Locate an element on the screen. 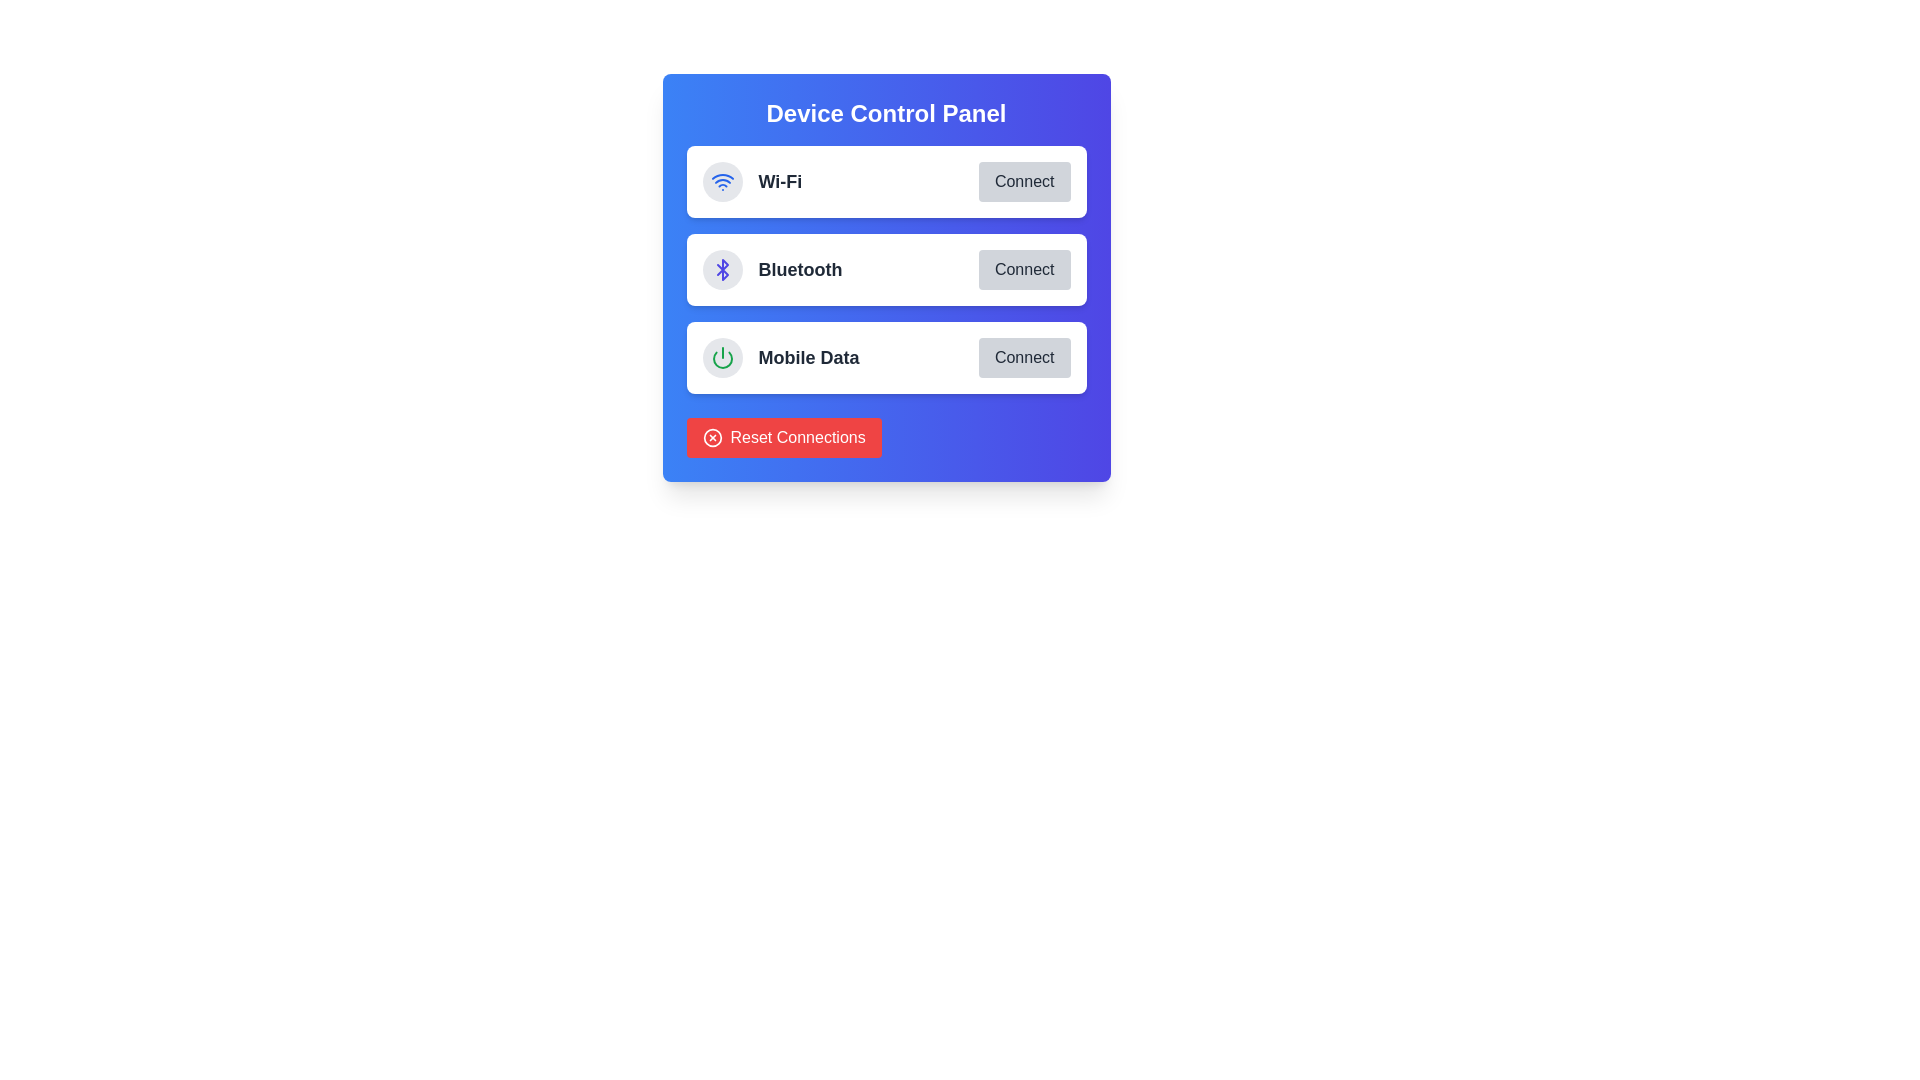  the leftmost button in the 'Mobile Data' row of the 'Device Control Panel' is located at coordinates (721, 357).